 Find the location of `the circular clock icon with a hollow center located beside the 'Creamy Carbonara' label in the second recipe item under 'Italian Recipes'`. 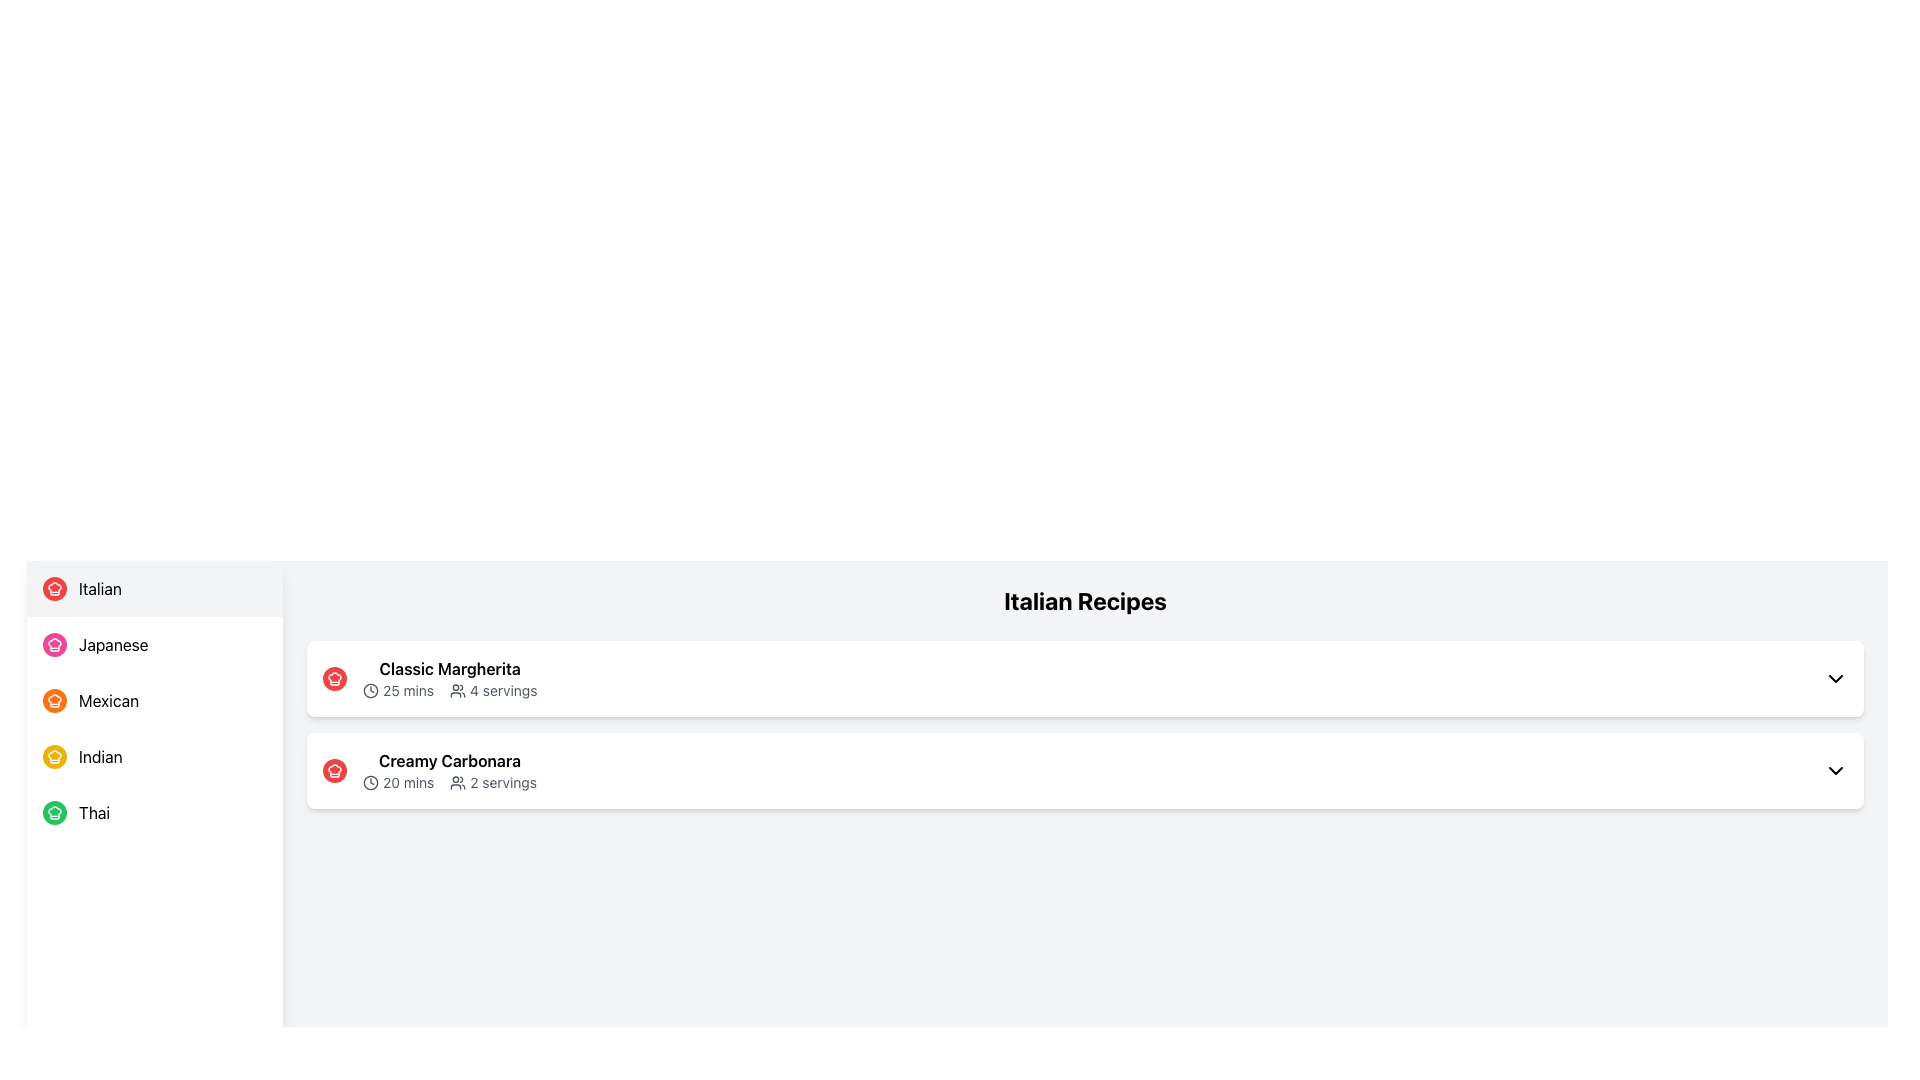

the circular clock icon with a hollow center located beside the 'Creamy Carbonara' label in the second recipe item under 'Italian Recipes' is located at coordinates (370, 782).